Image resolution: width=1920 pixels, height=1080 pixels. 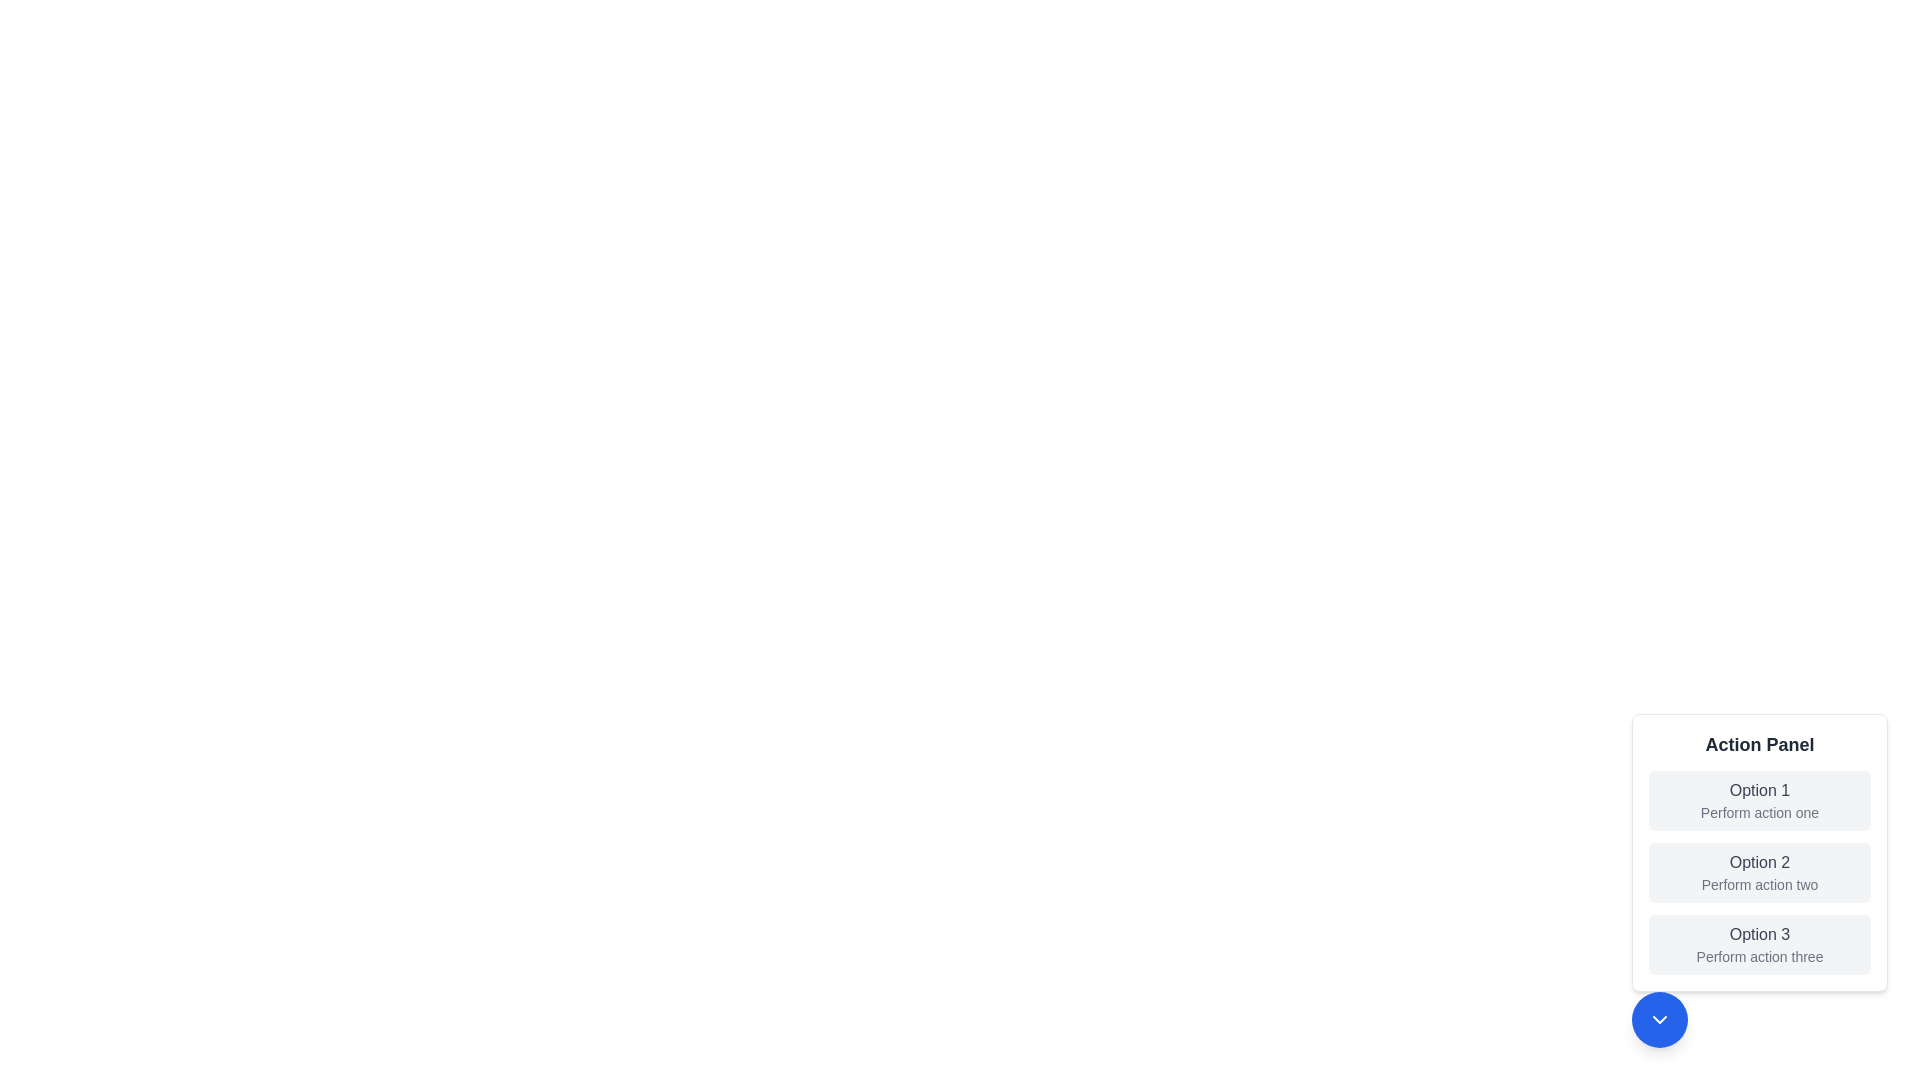 What do you see at coordinates (1760, 879) in the screenshot?
I see `the second text button option in the 'Action Panel'` at bounding box center [1760, 879].